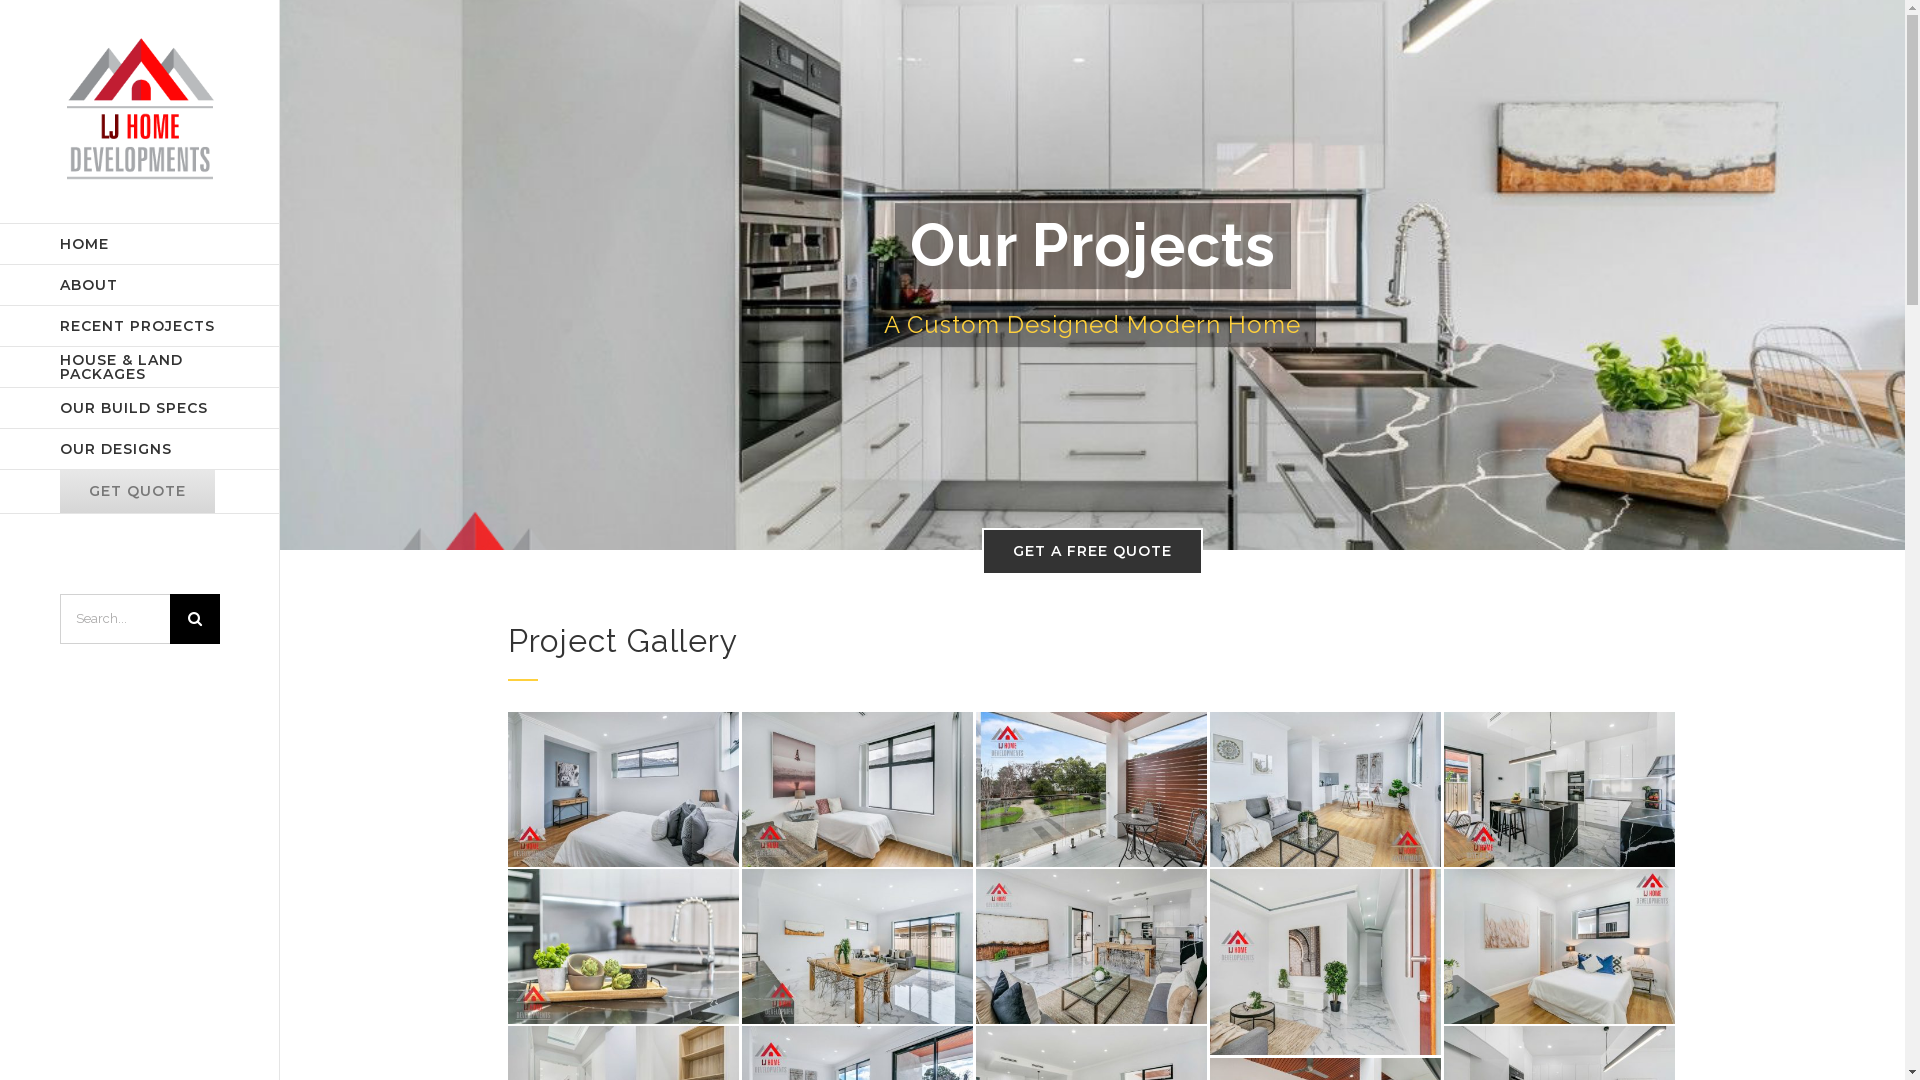  What do you see at coordinates (1090, 945) in the screenshot?
I see `'7'` at bounding box center [1090, 945].